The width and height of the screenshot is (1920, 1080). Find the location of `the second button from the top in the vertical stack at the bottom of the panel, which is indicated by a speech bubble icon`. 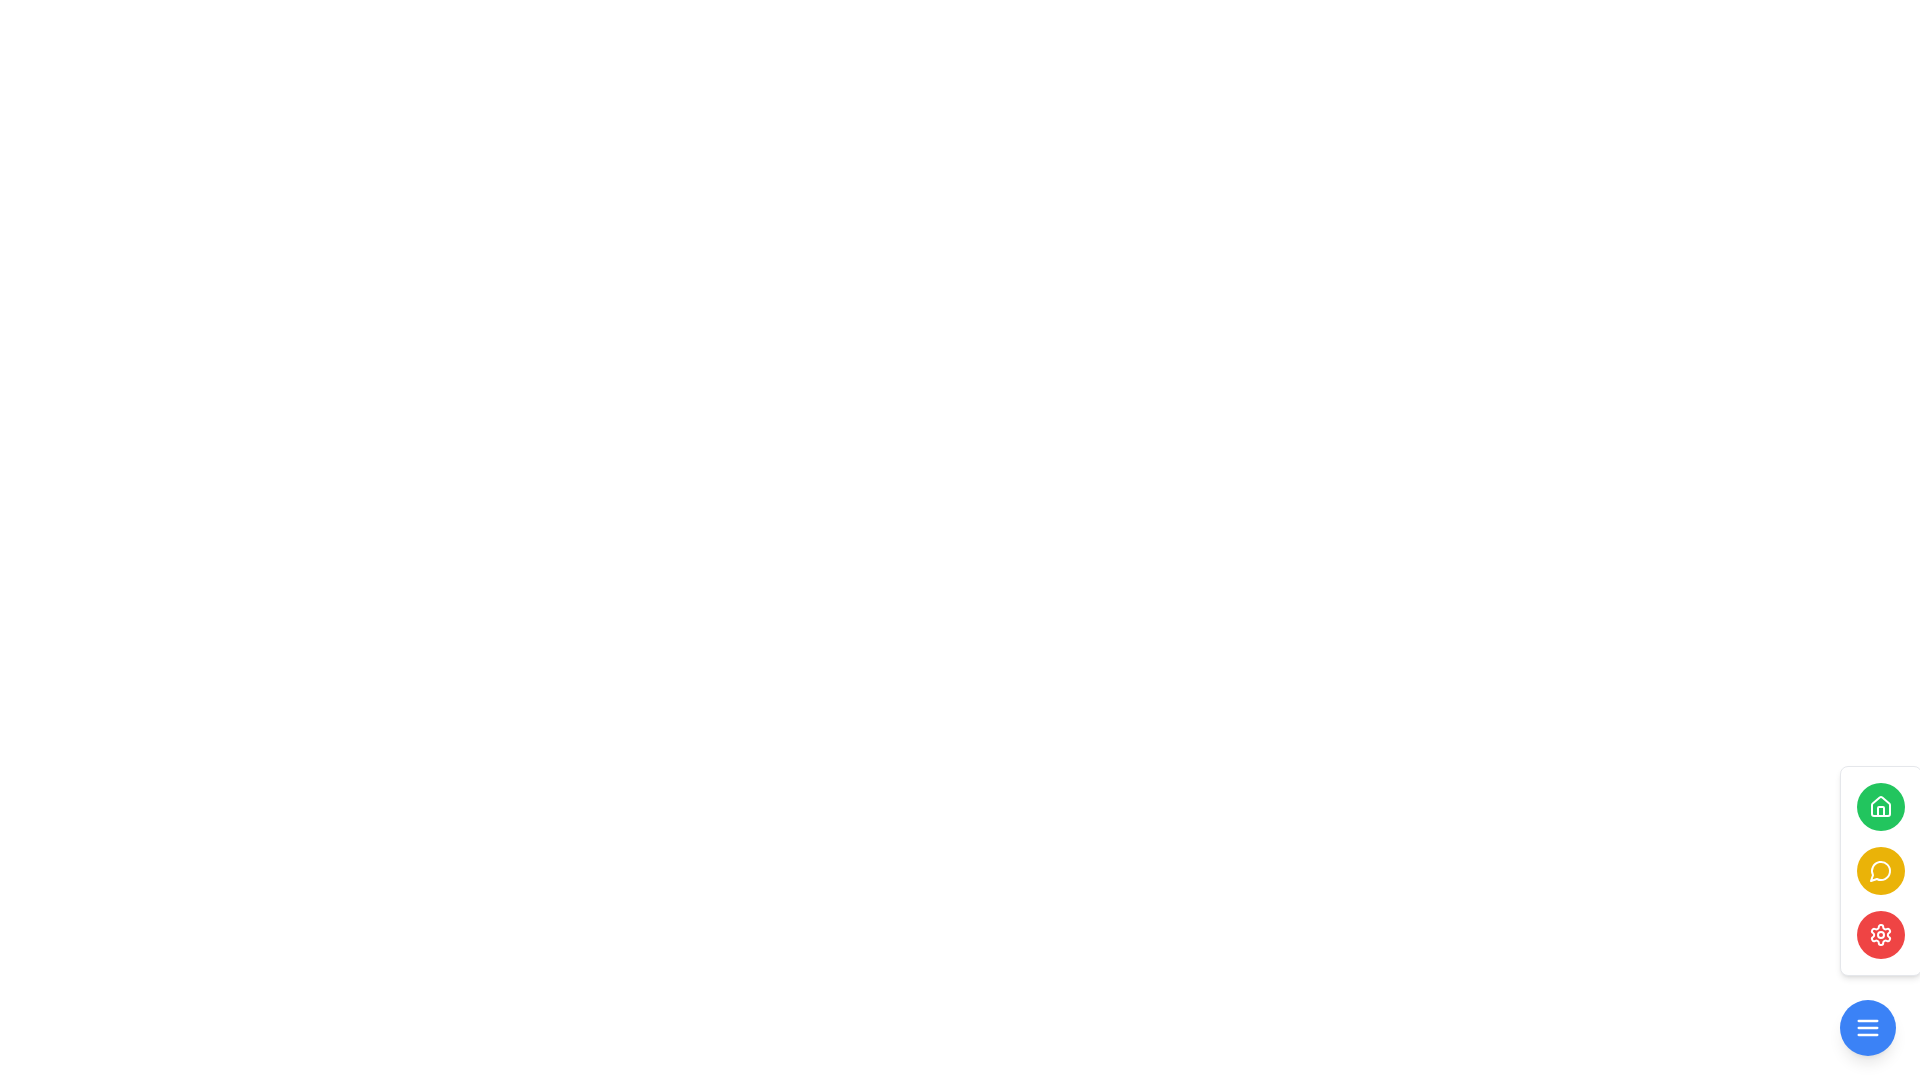

the second button from the top in the vertical stack at the bottom of the panel, which is indicated by a speech bubble icon is located at coordinates (1880, 870).